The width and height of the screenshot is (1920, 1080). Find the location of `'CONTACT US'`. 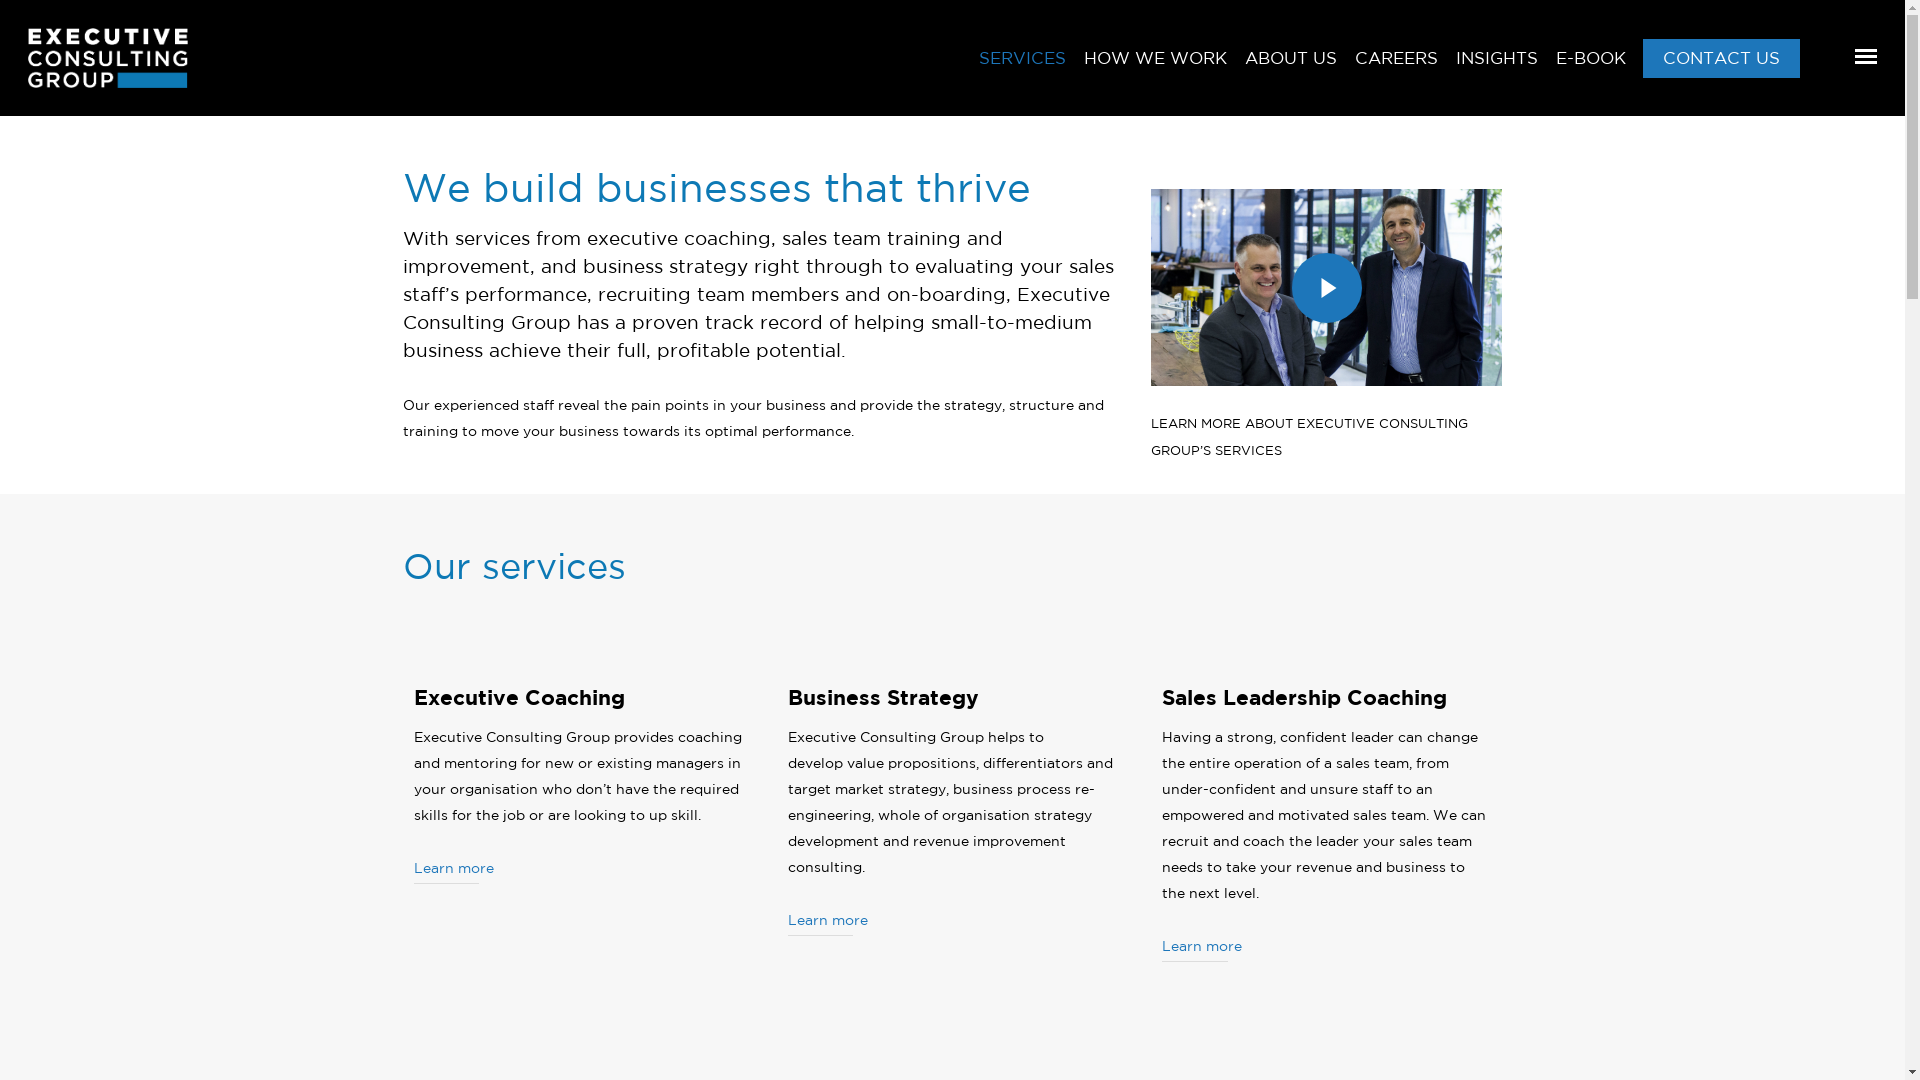

'CONTACT US' is located at coordinates (1720, 71).